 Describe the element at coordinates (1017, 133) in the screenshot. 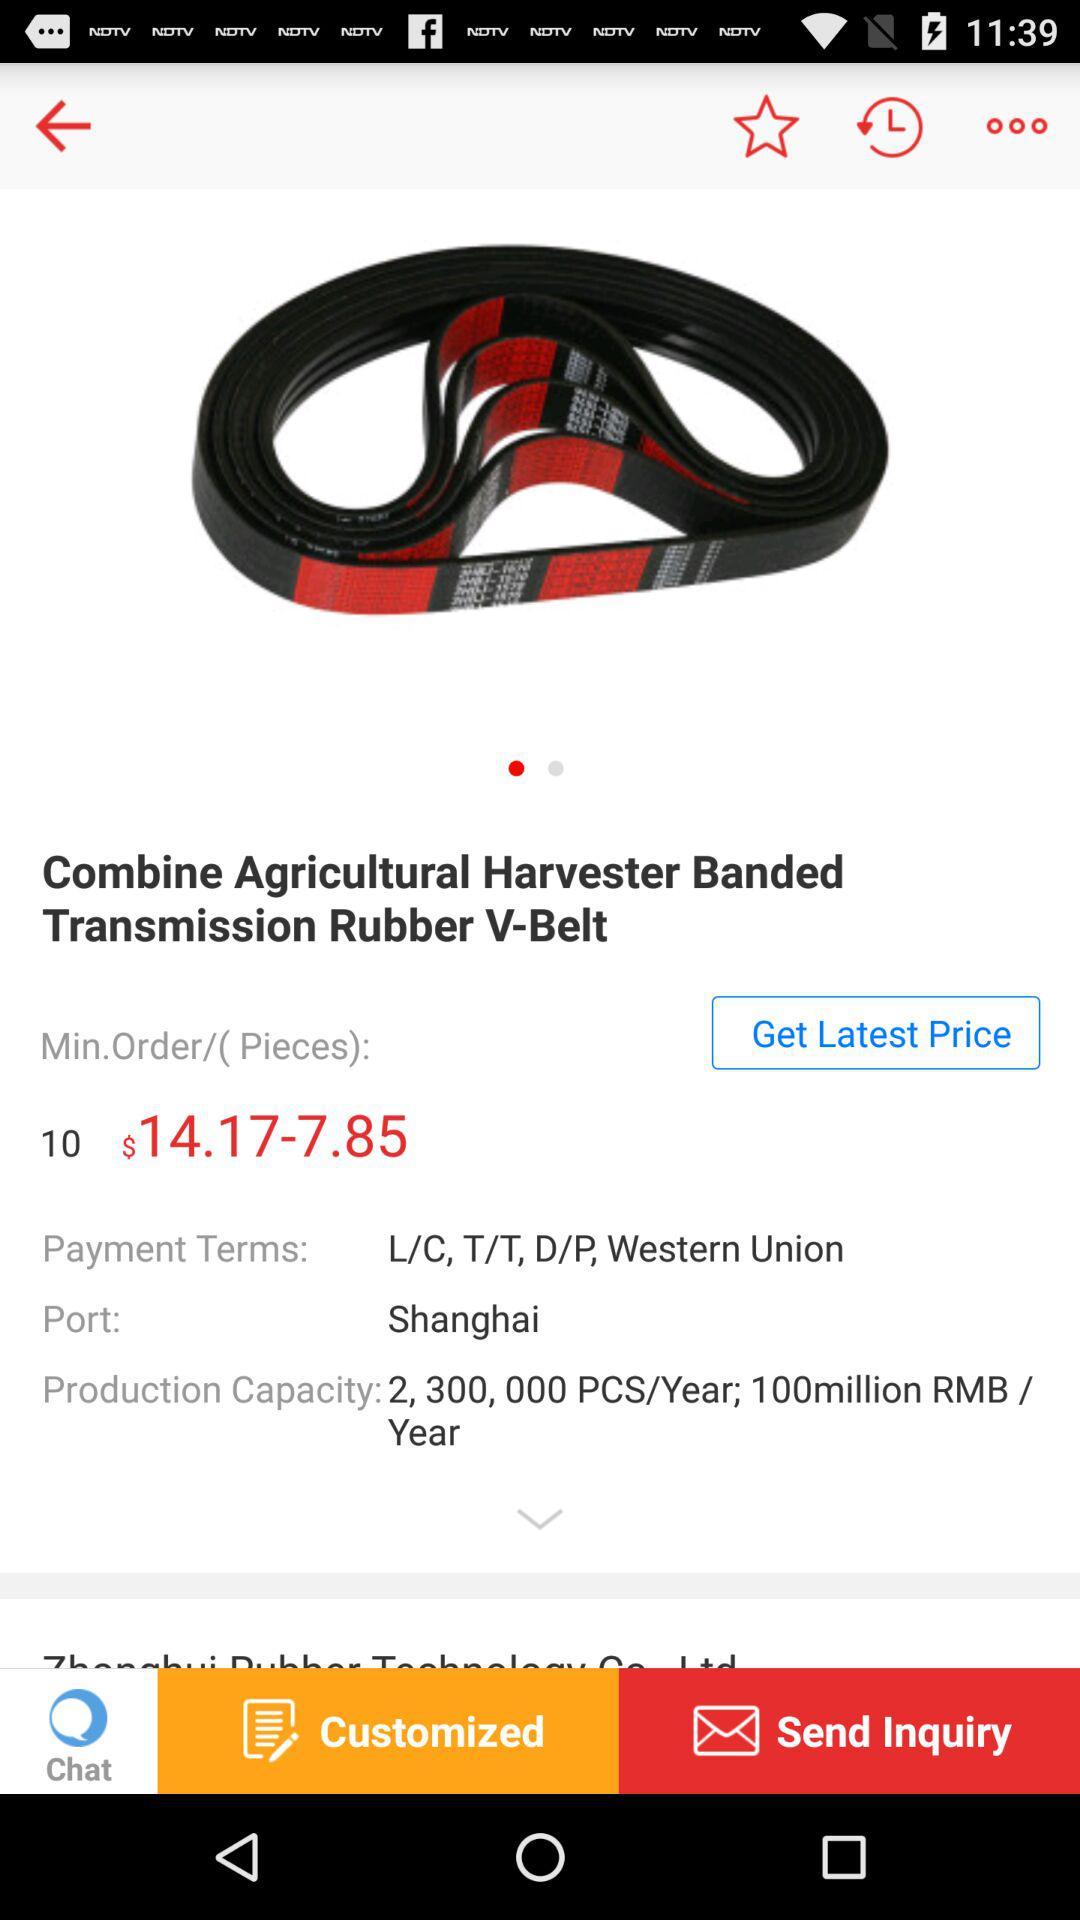

I see `the more icon` at that location.